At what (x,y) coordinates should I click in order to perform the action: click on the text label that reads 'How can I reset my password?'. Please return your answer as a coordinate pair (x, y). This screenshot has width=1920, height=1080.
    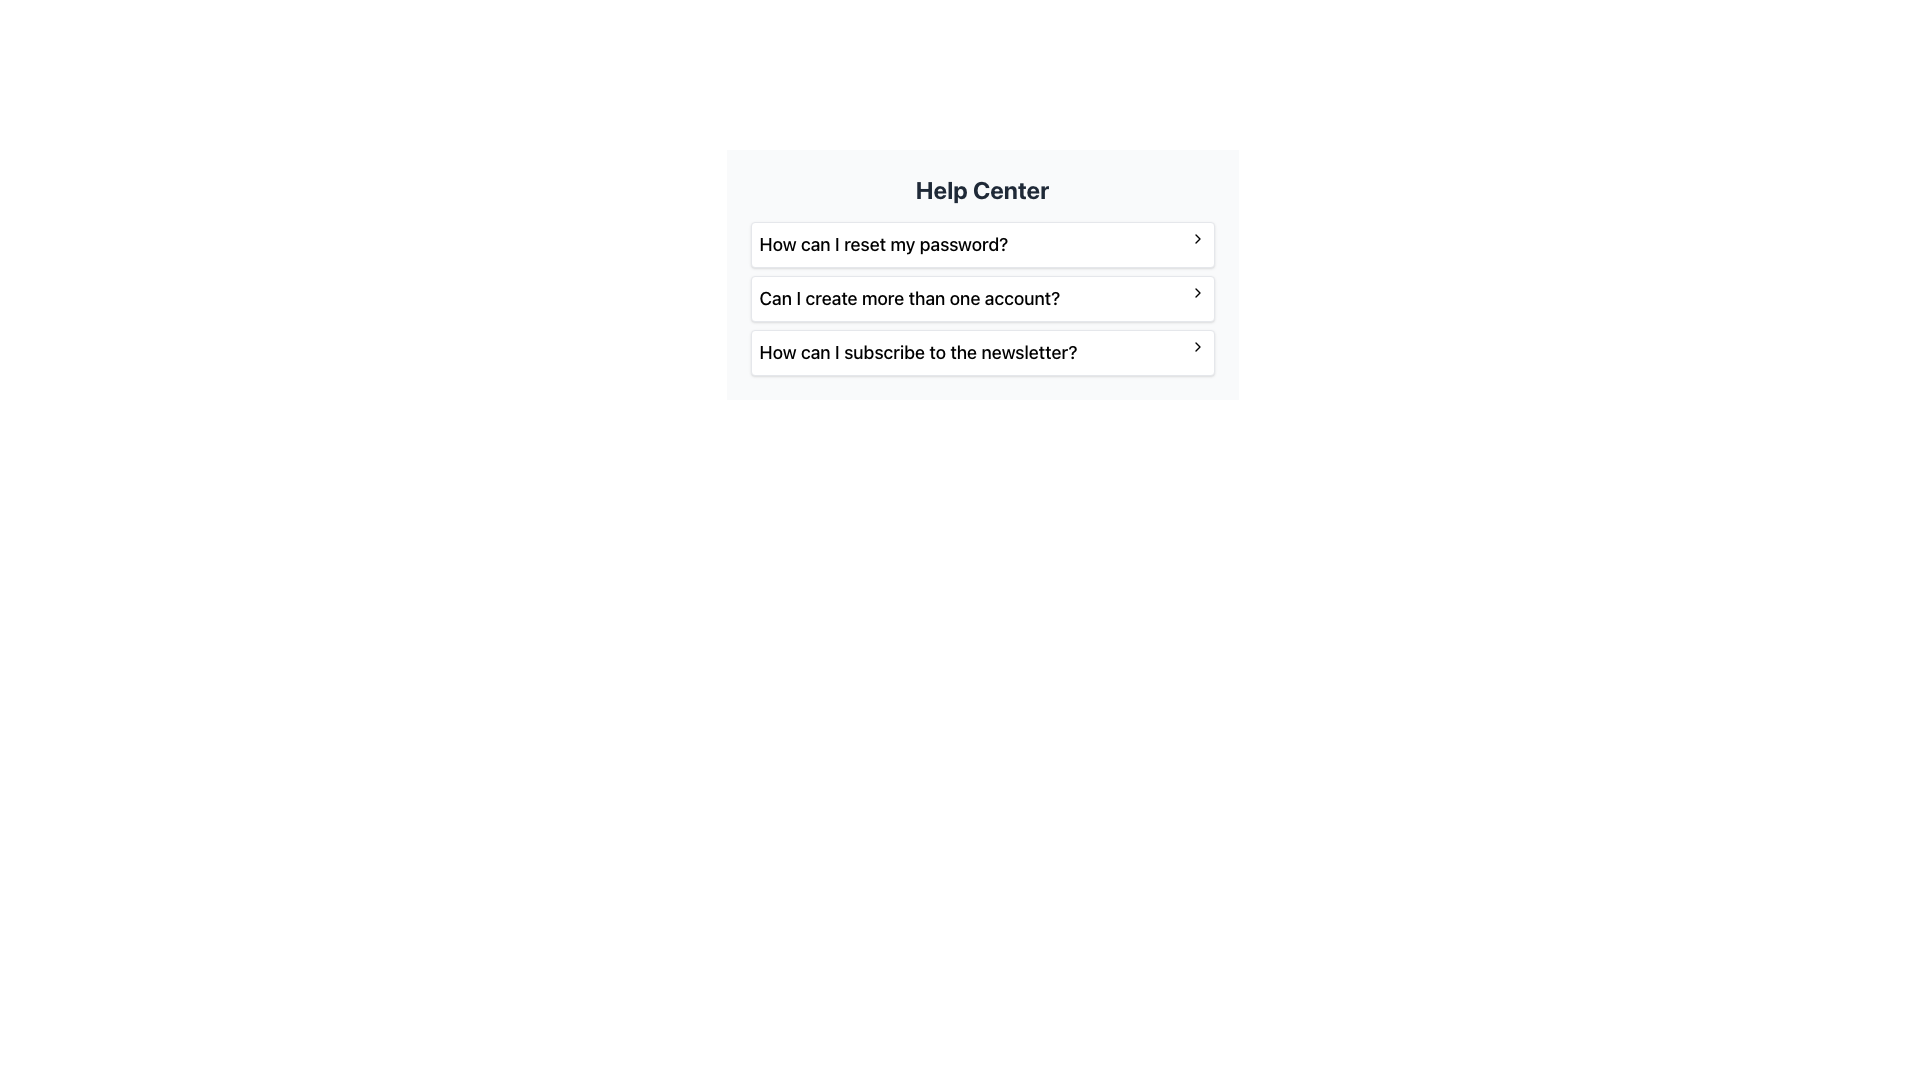
    Looking at the image, I should click on (982, 244).